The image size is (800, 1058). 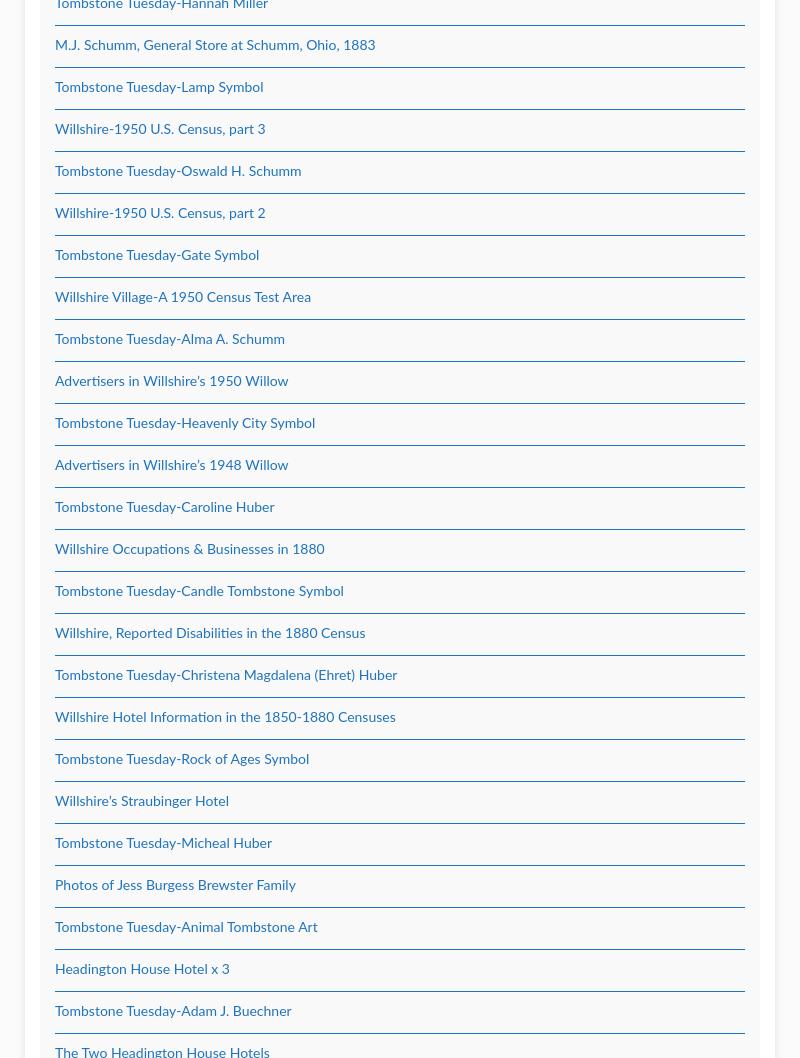 What do you see at coordinates (160, 129) in the screenshot?
I see `'Willshire-1950 U.S. Census, part 3'` at bounding box center [160, 129].